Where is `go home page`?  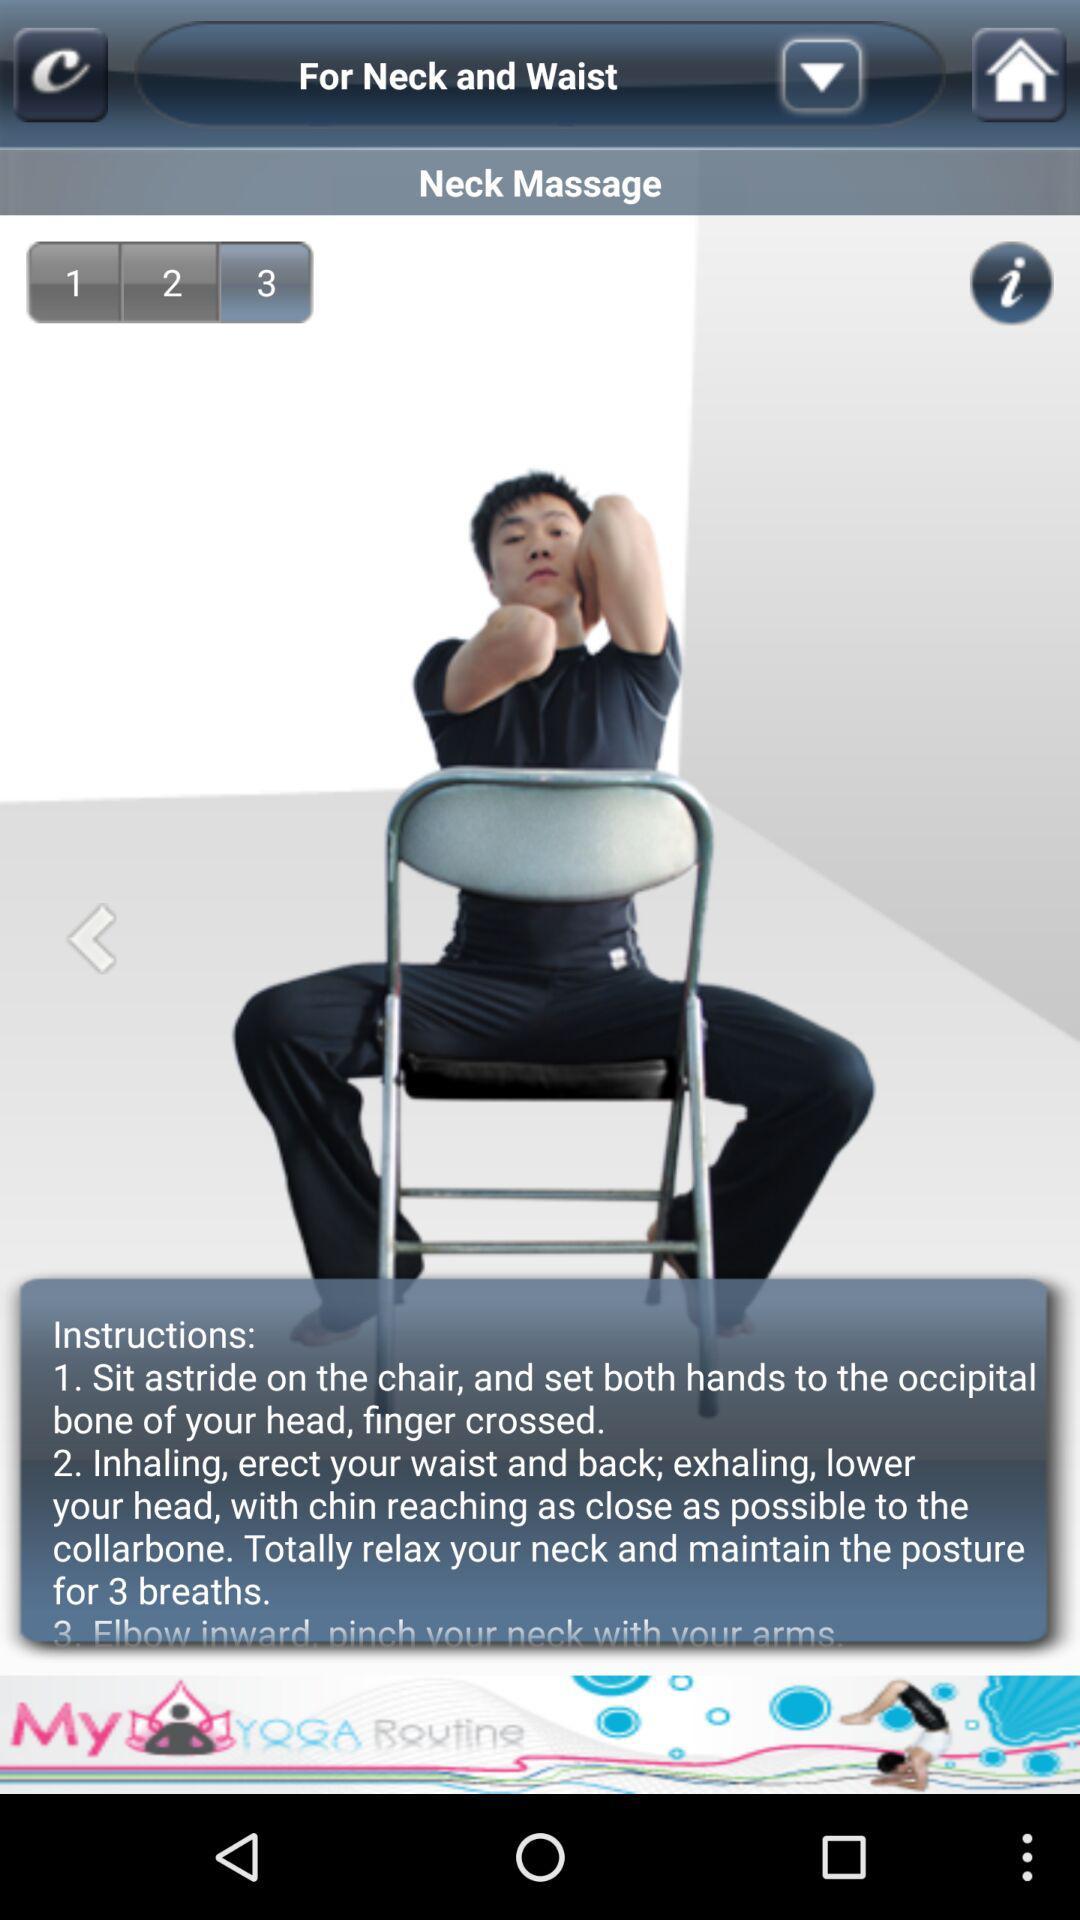 go home page is located at coordinates (1019, 75).